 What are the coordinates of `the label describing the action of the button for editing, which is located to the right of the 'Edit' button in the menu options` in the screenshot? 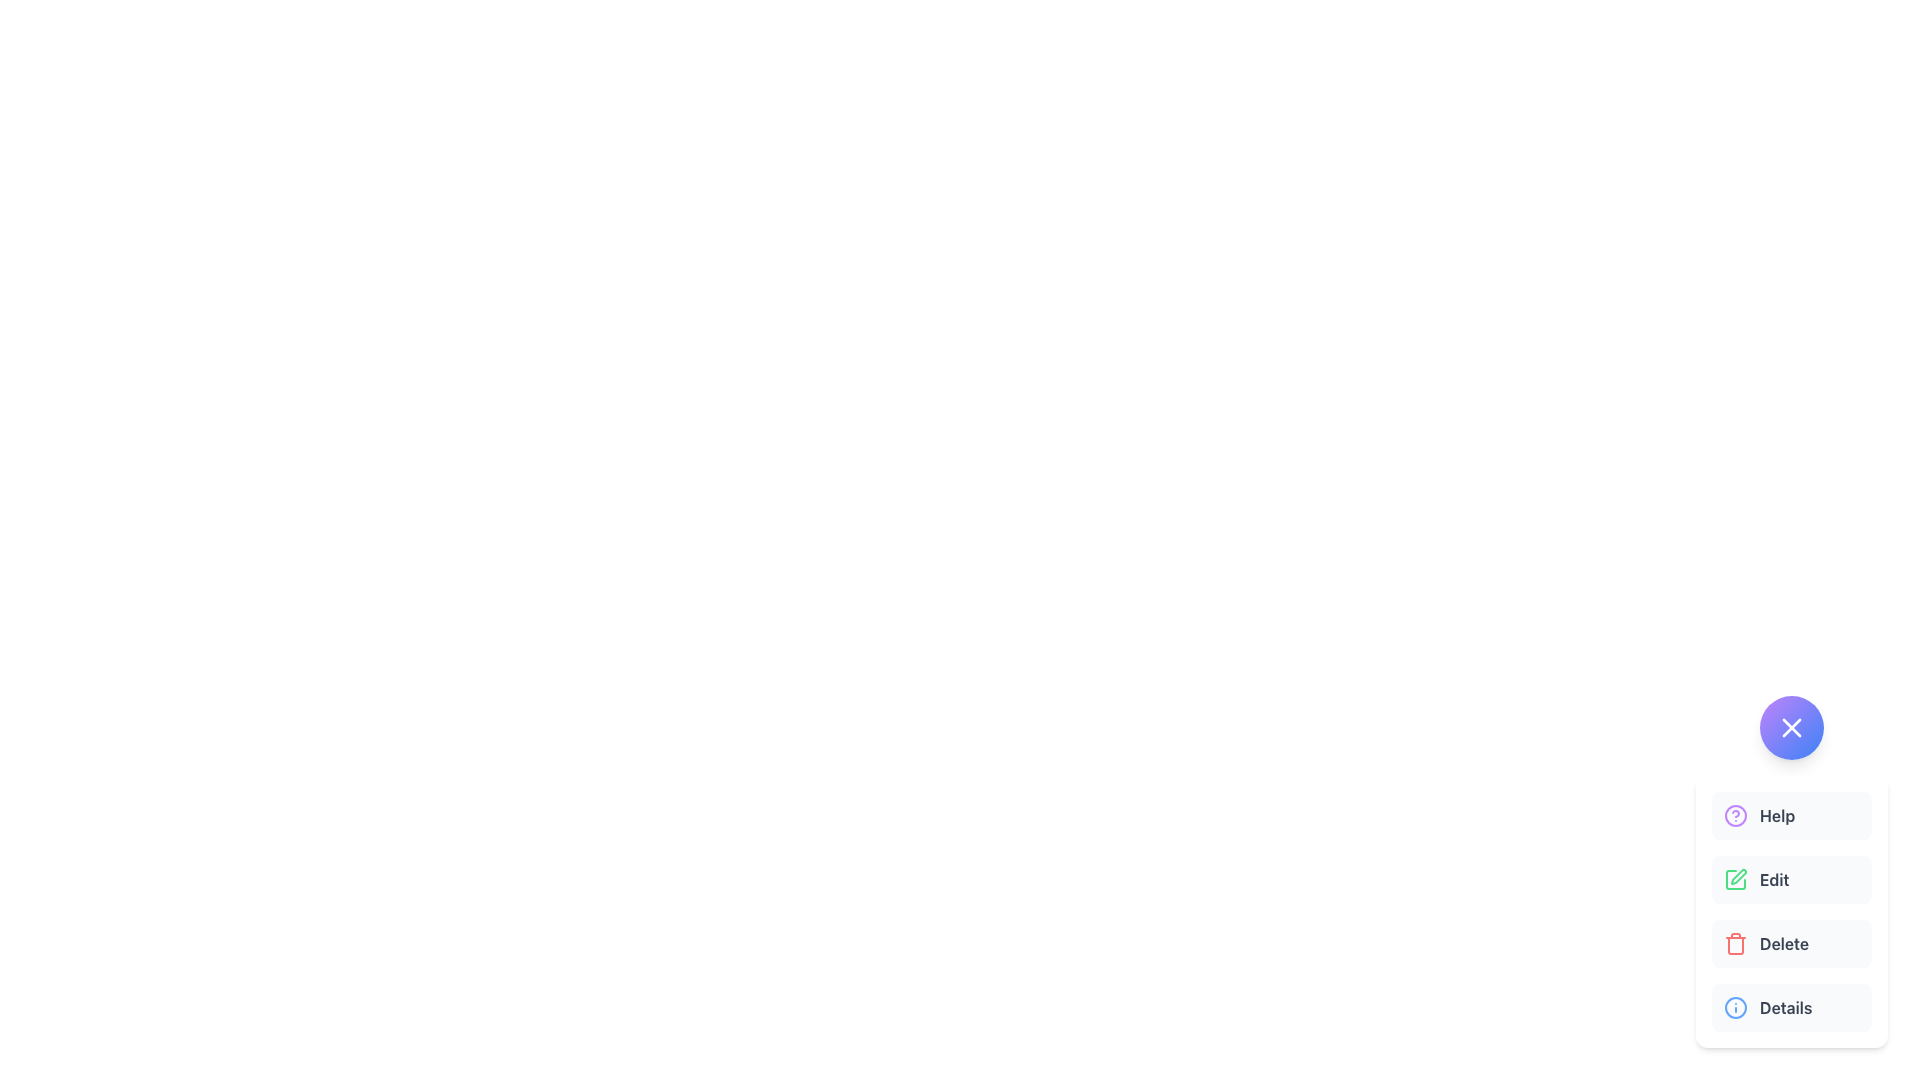 It's located at (1774, 878).